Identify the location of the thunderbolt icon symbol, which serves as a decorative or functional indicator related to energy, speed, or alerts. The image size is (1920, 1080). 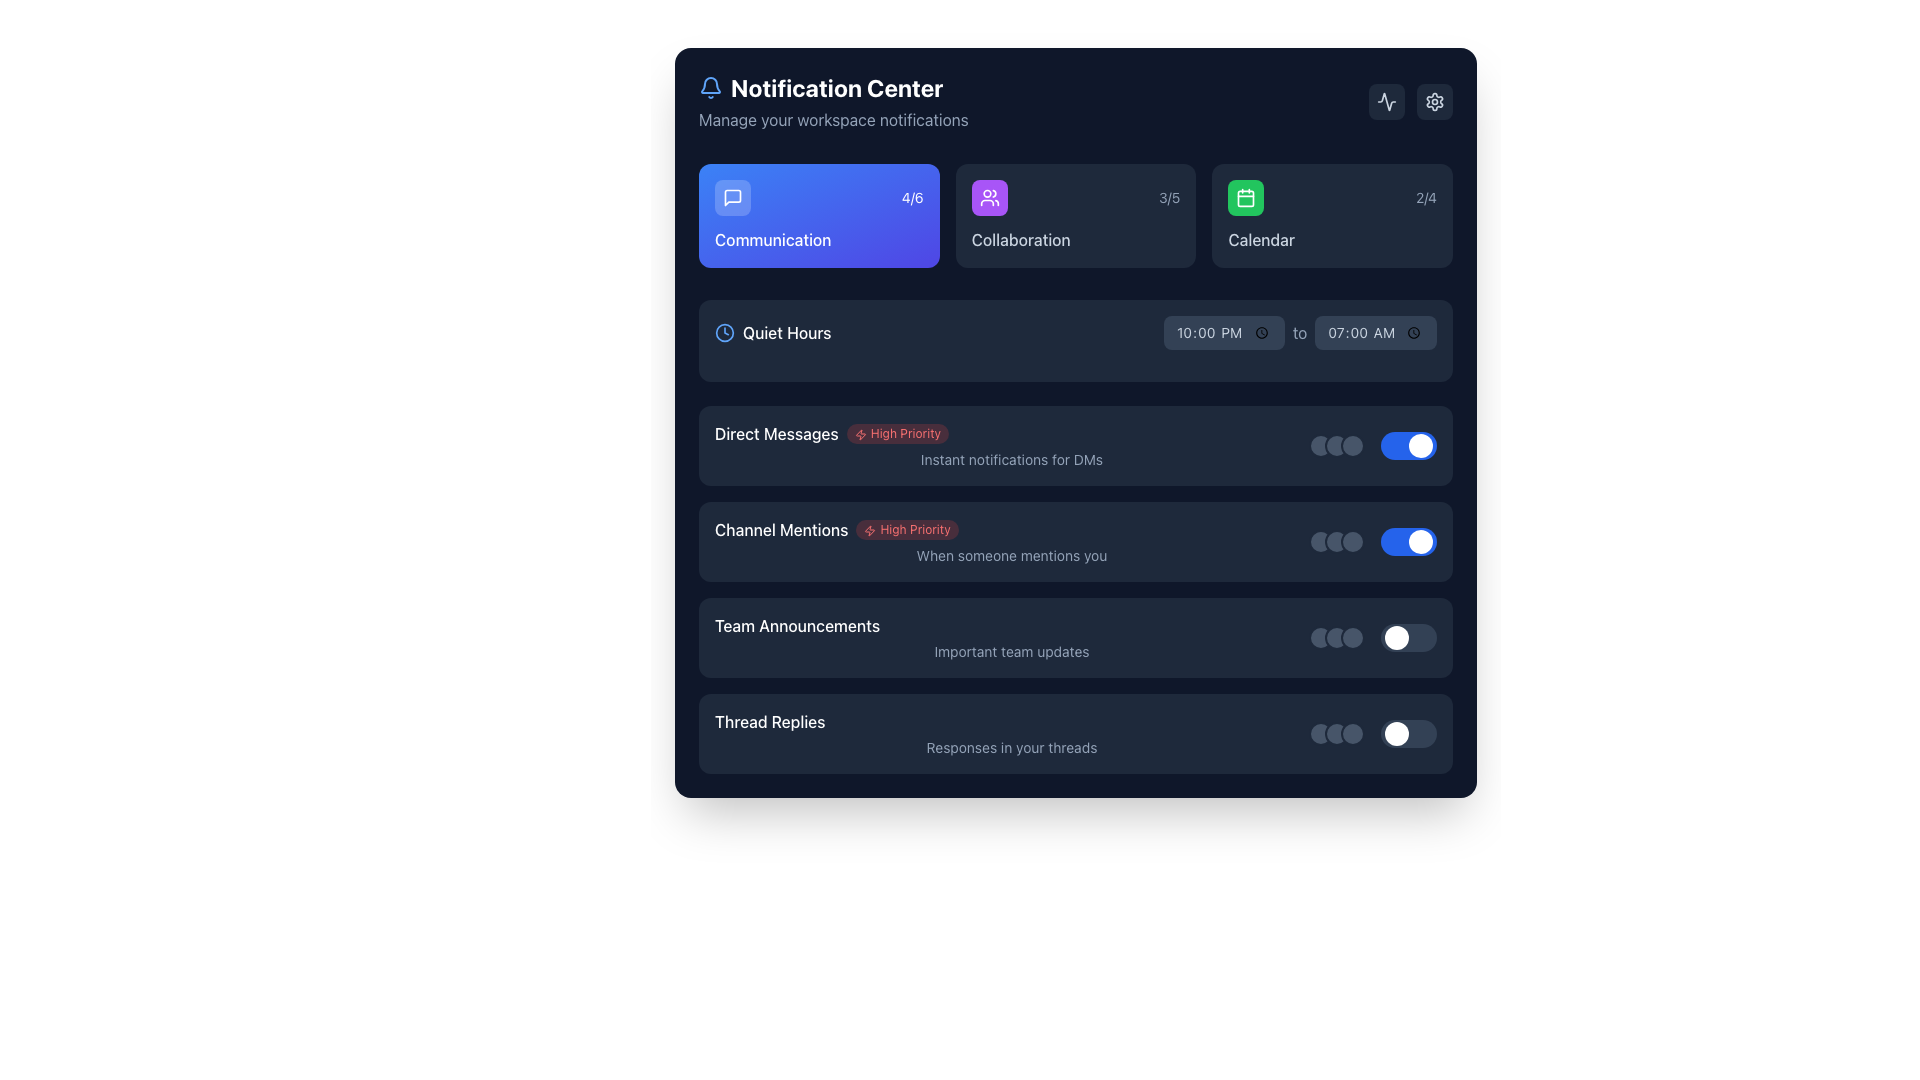
(860, 433).